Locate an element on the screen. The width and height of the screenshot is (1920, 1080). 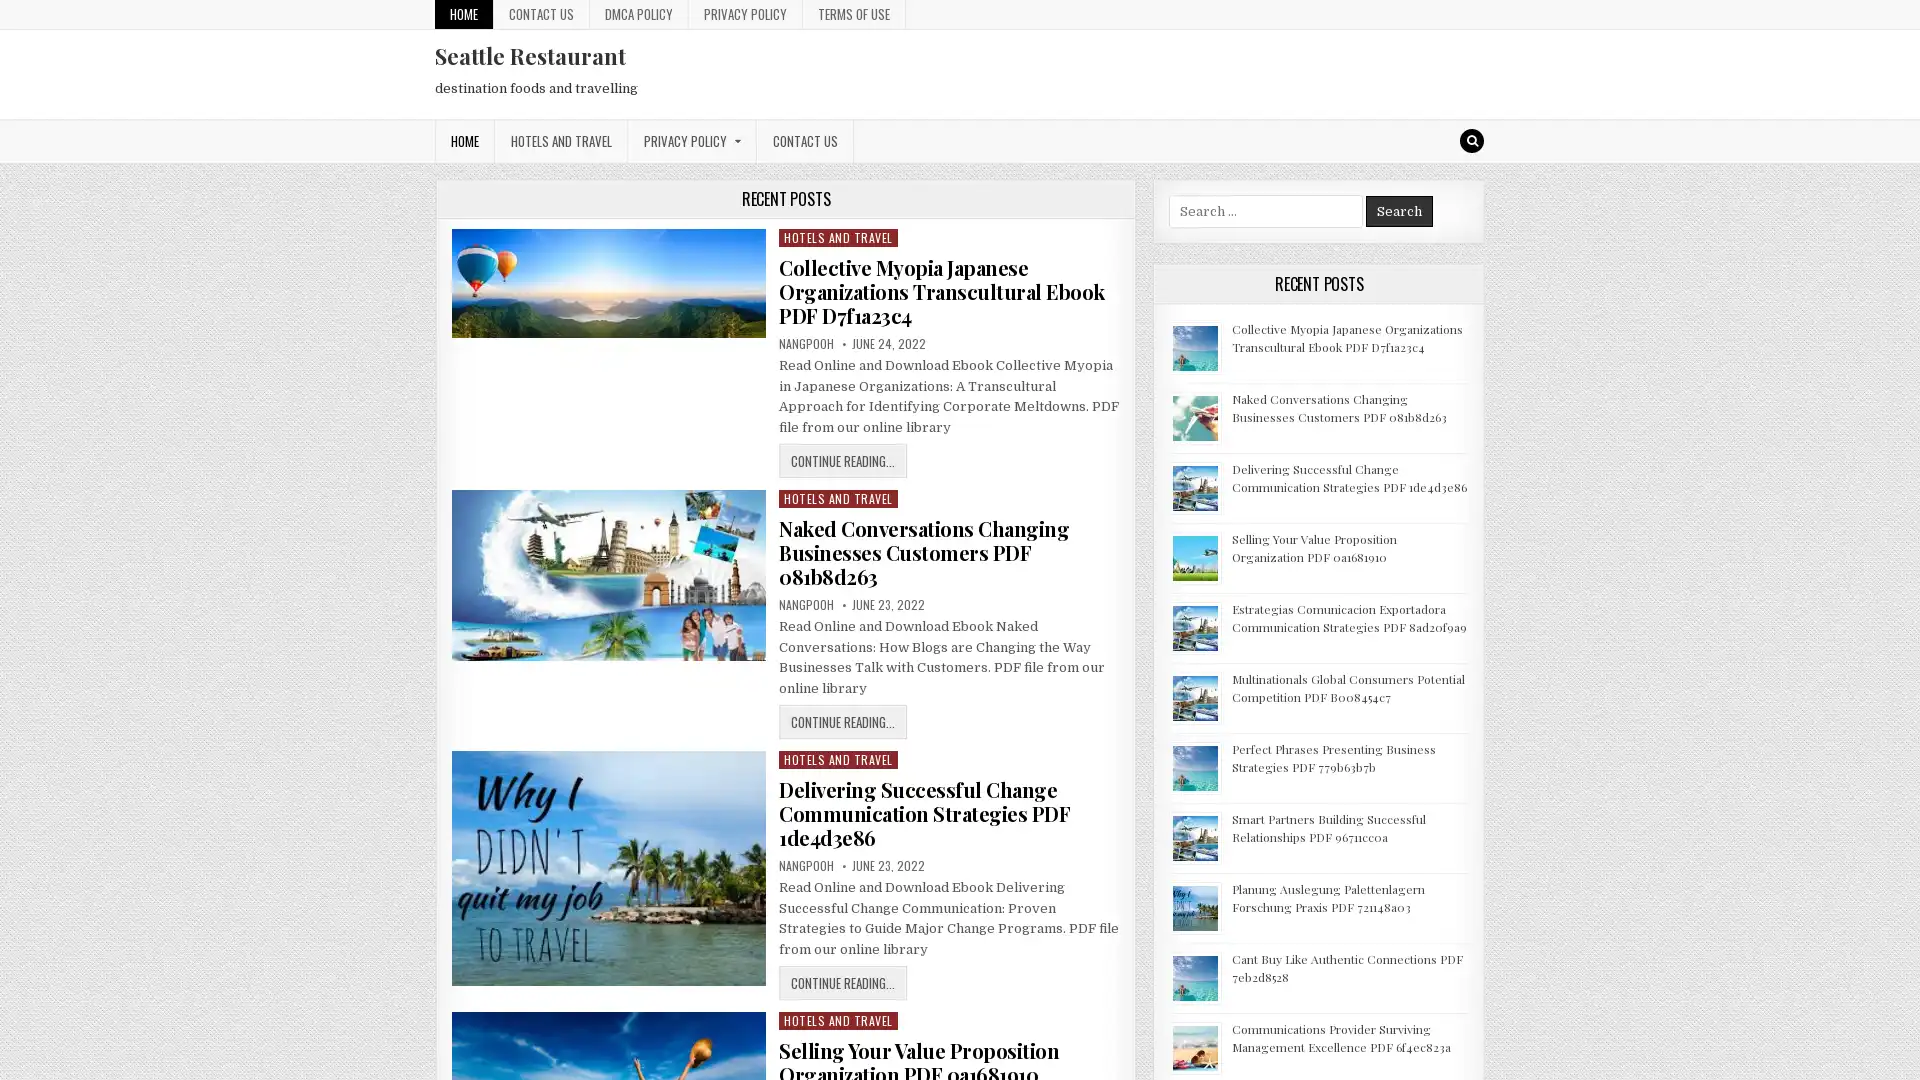
Search is located at coordinates (1398, 211).